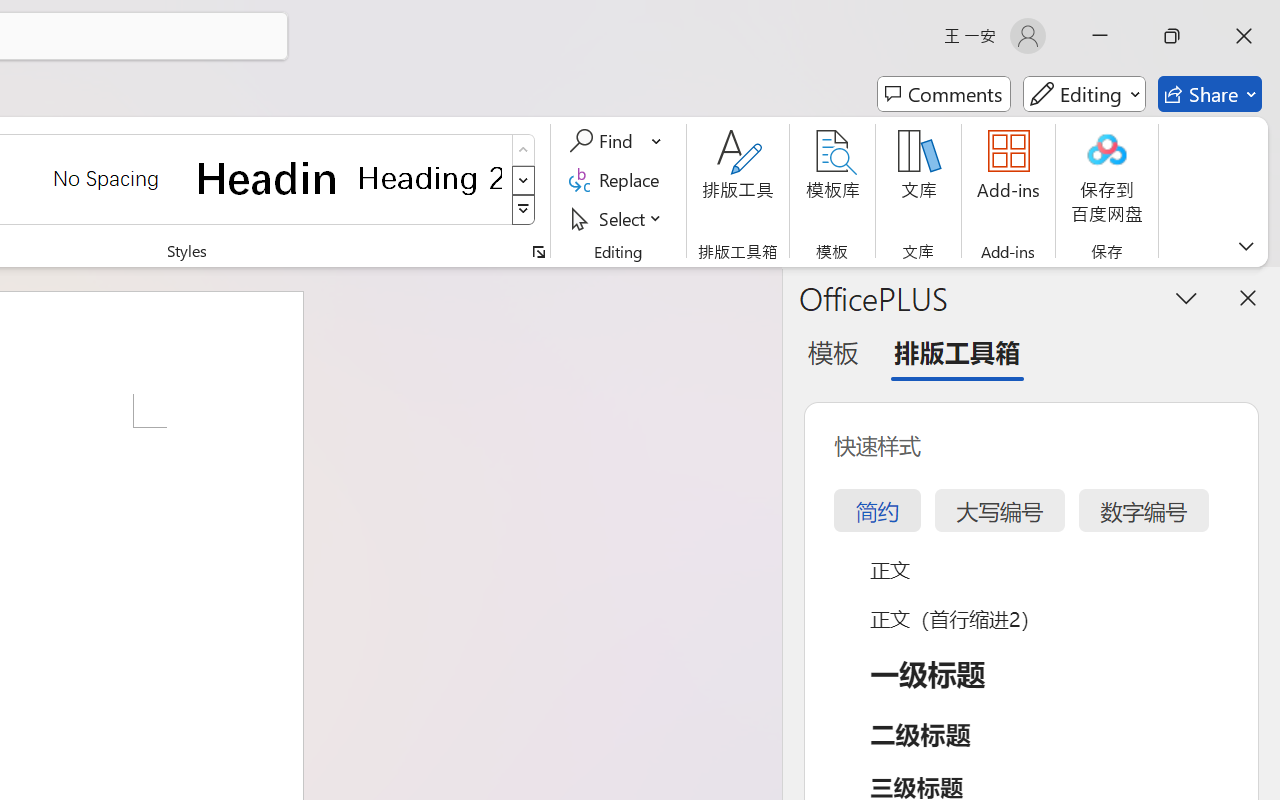  What do you see at coordinates (1187, 297) in the screenshot?
I see `'Task Pane Options'` at bounding box center [1187, 297].